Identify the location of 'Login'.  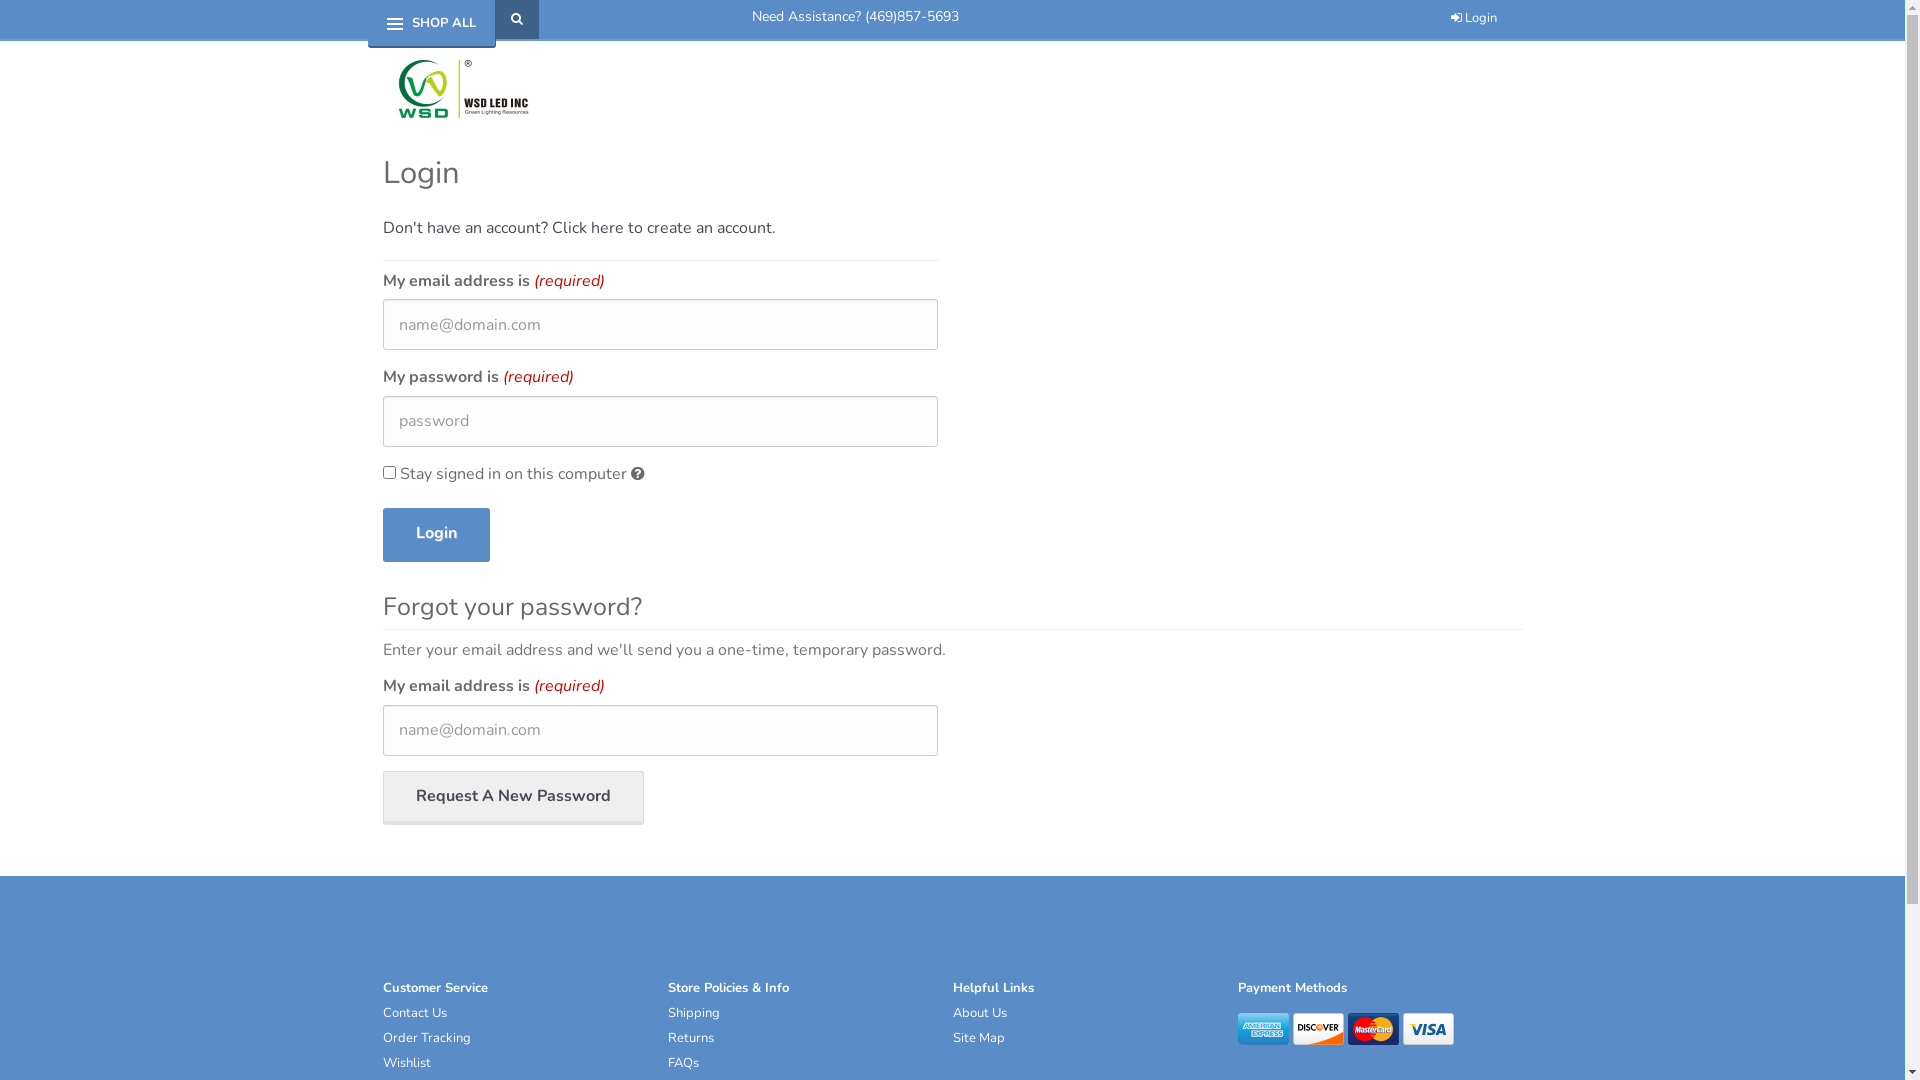
(434, 534).